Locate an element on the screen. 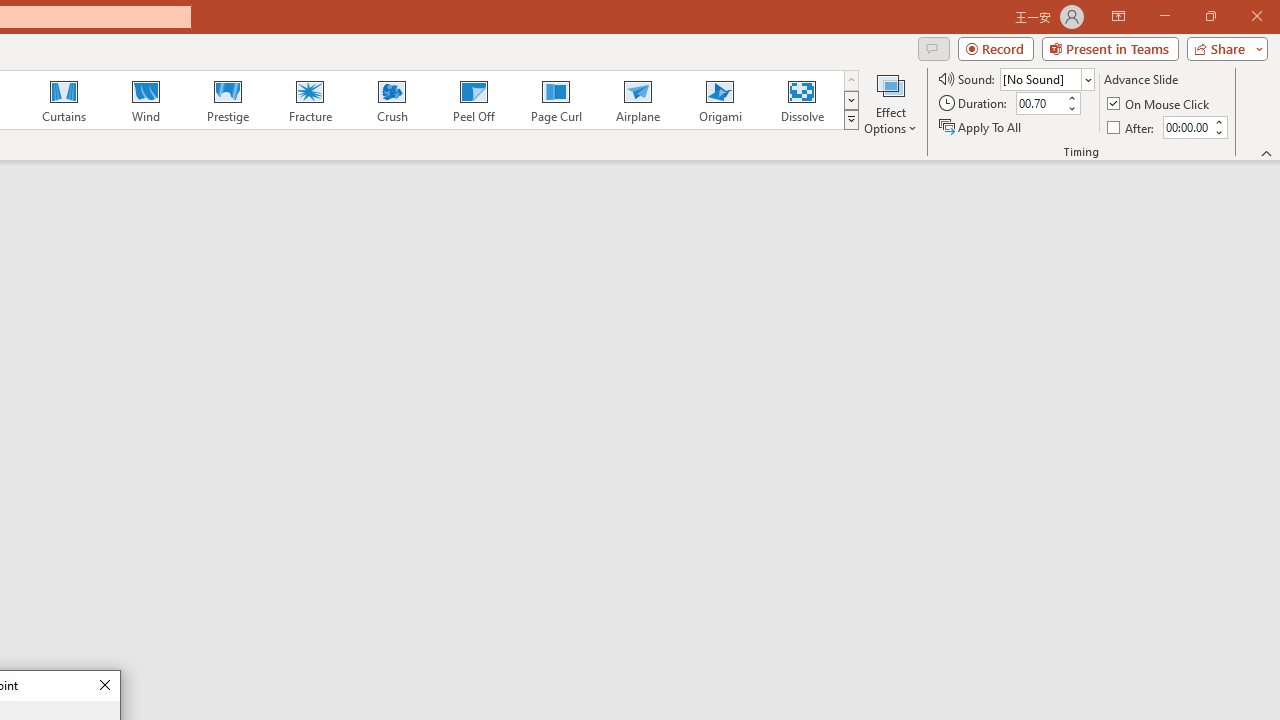 This screenshot has width=1280, height=720. 'Peel Off' is located at coordinates (472, 100).